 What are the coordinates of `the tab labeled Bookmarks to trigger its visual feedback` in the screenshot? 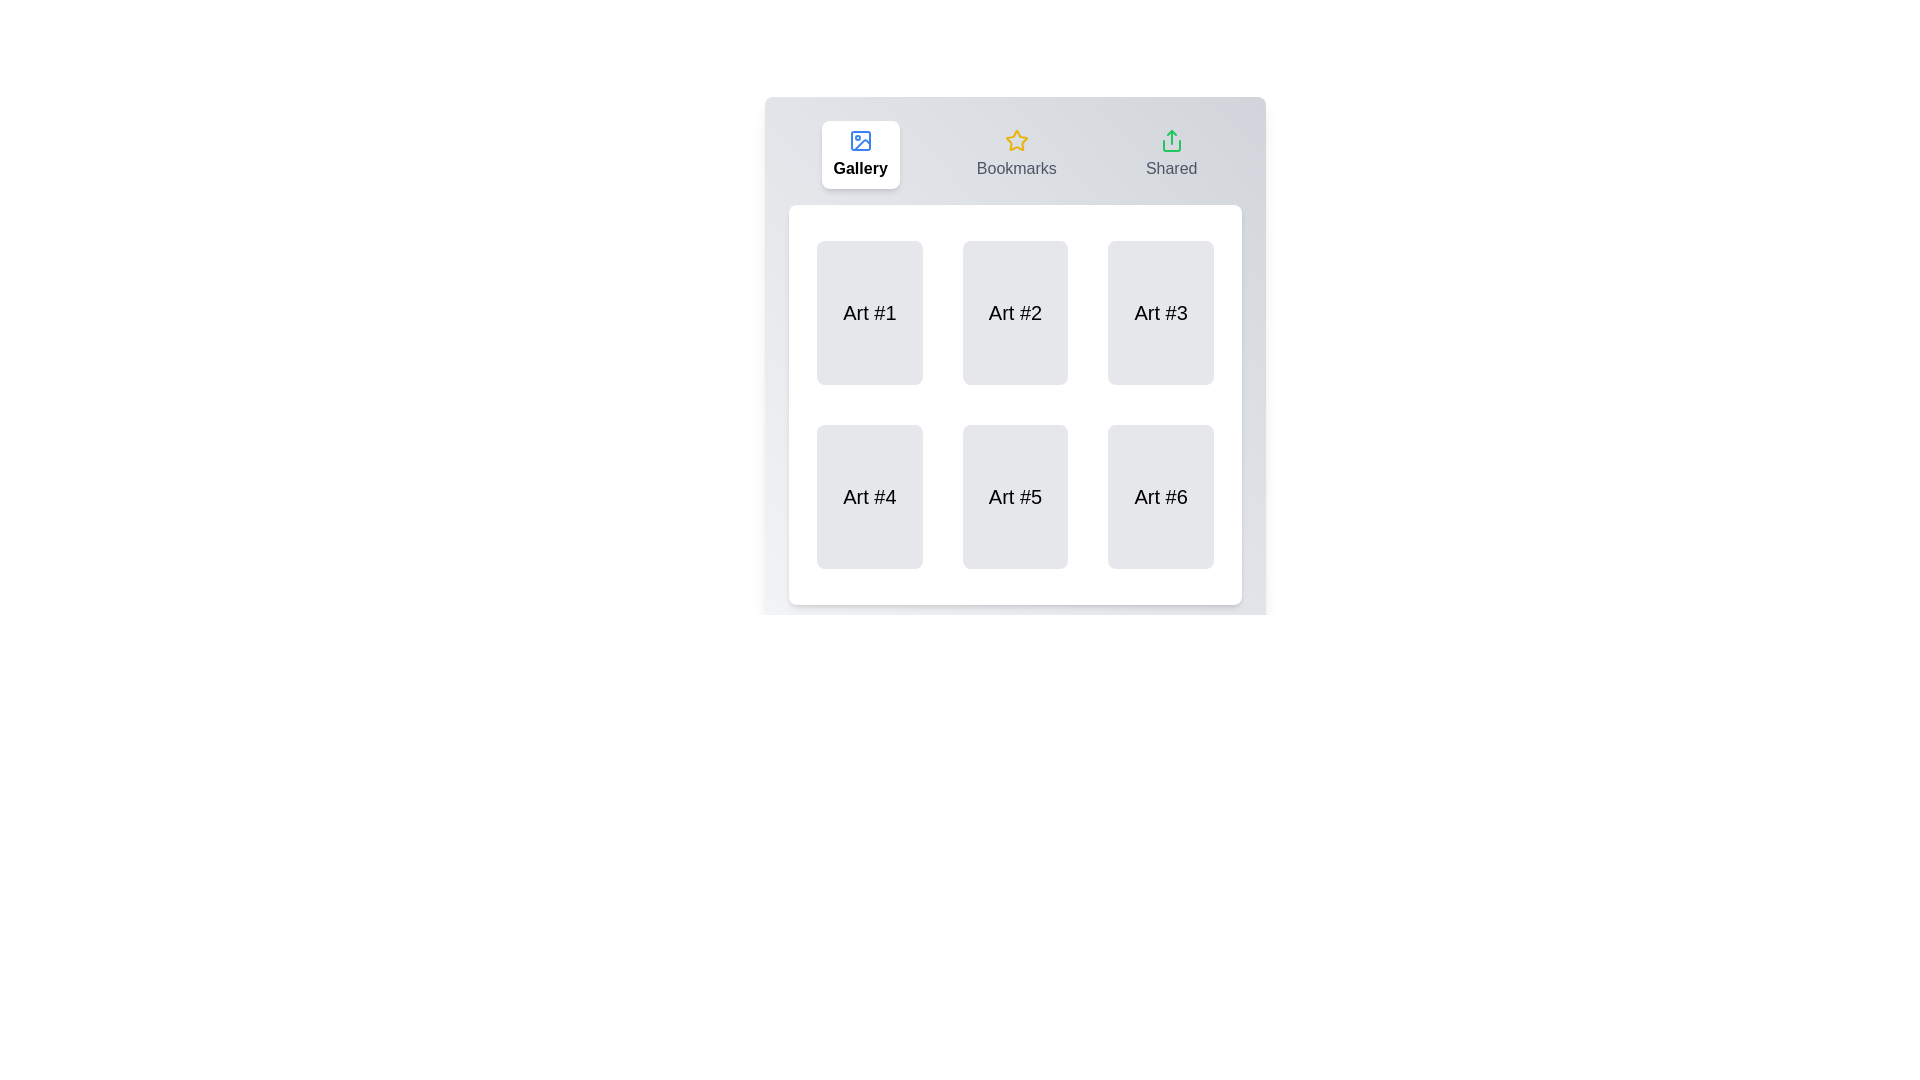 It's located at (1016, 153).